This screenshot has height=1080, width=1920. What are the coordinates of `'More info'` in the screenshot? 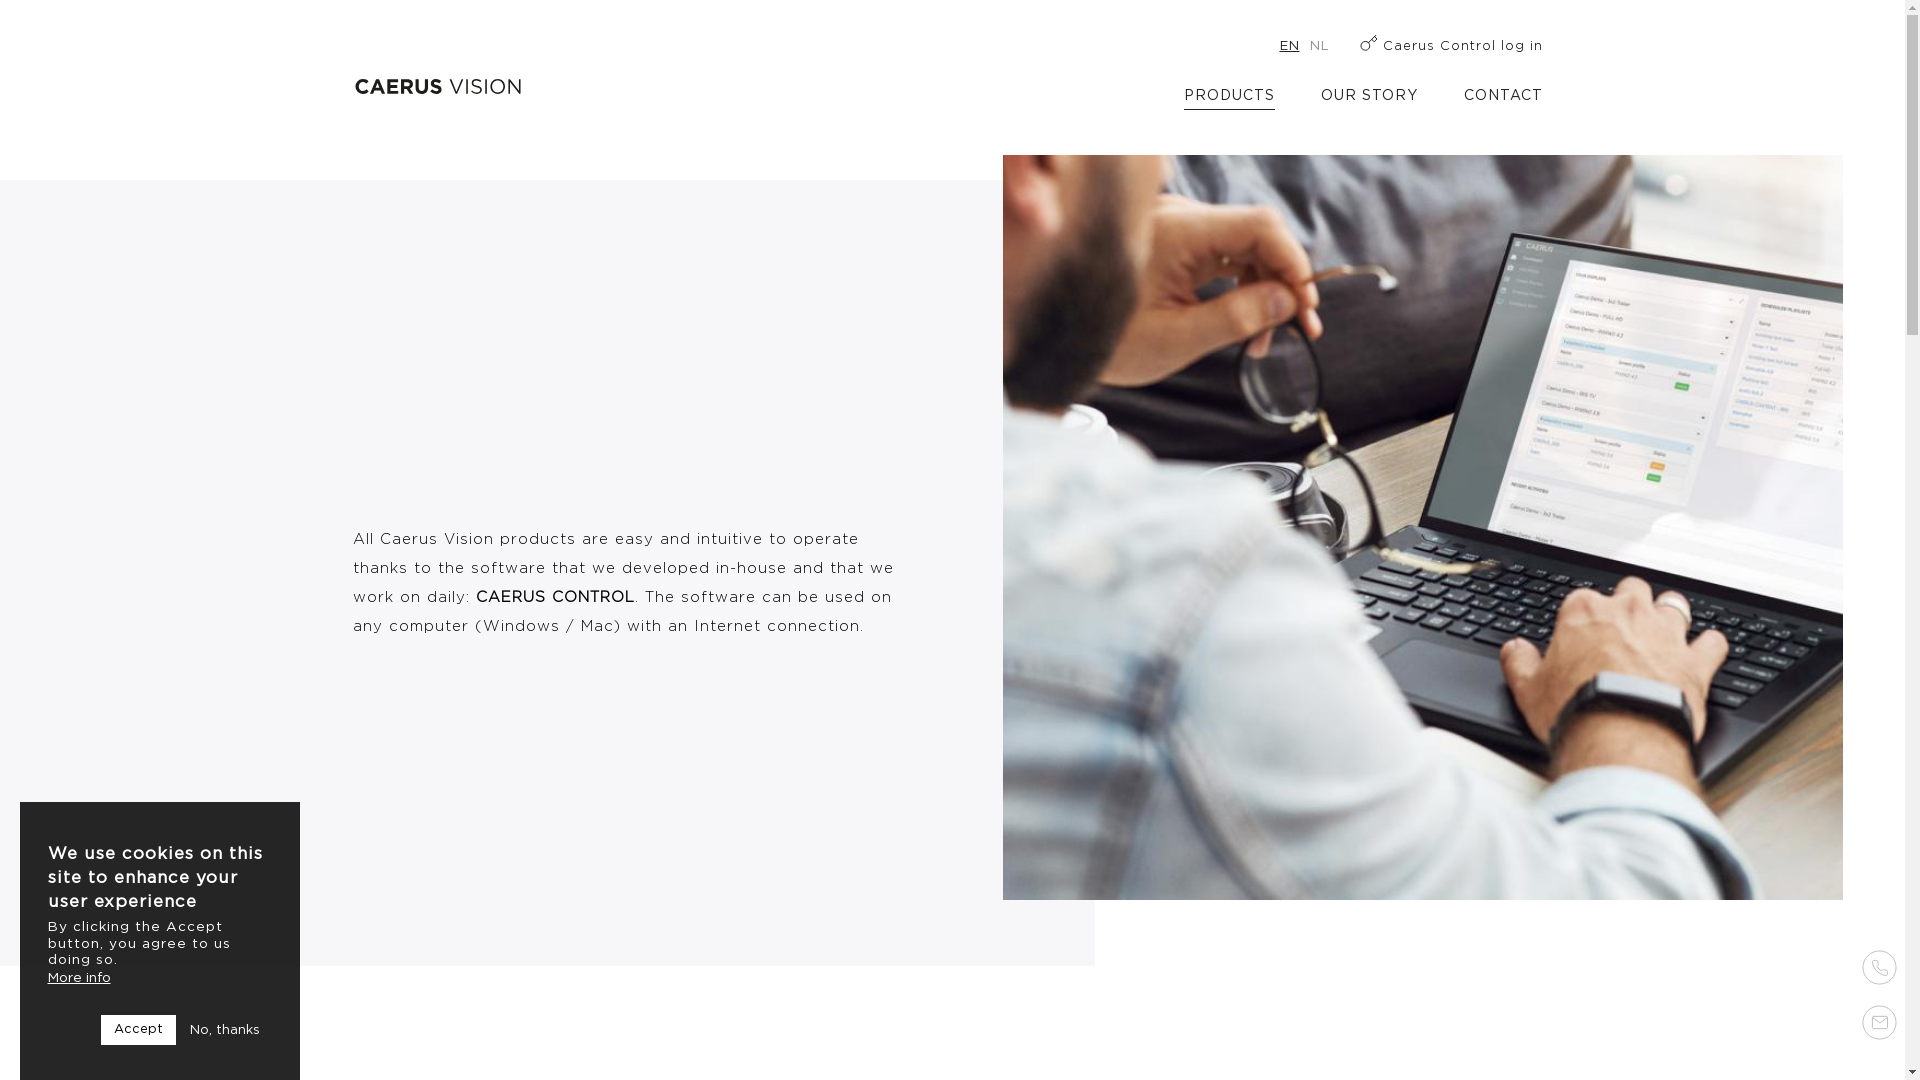 It's located at (79, 976).